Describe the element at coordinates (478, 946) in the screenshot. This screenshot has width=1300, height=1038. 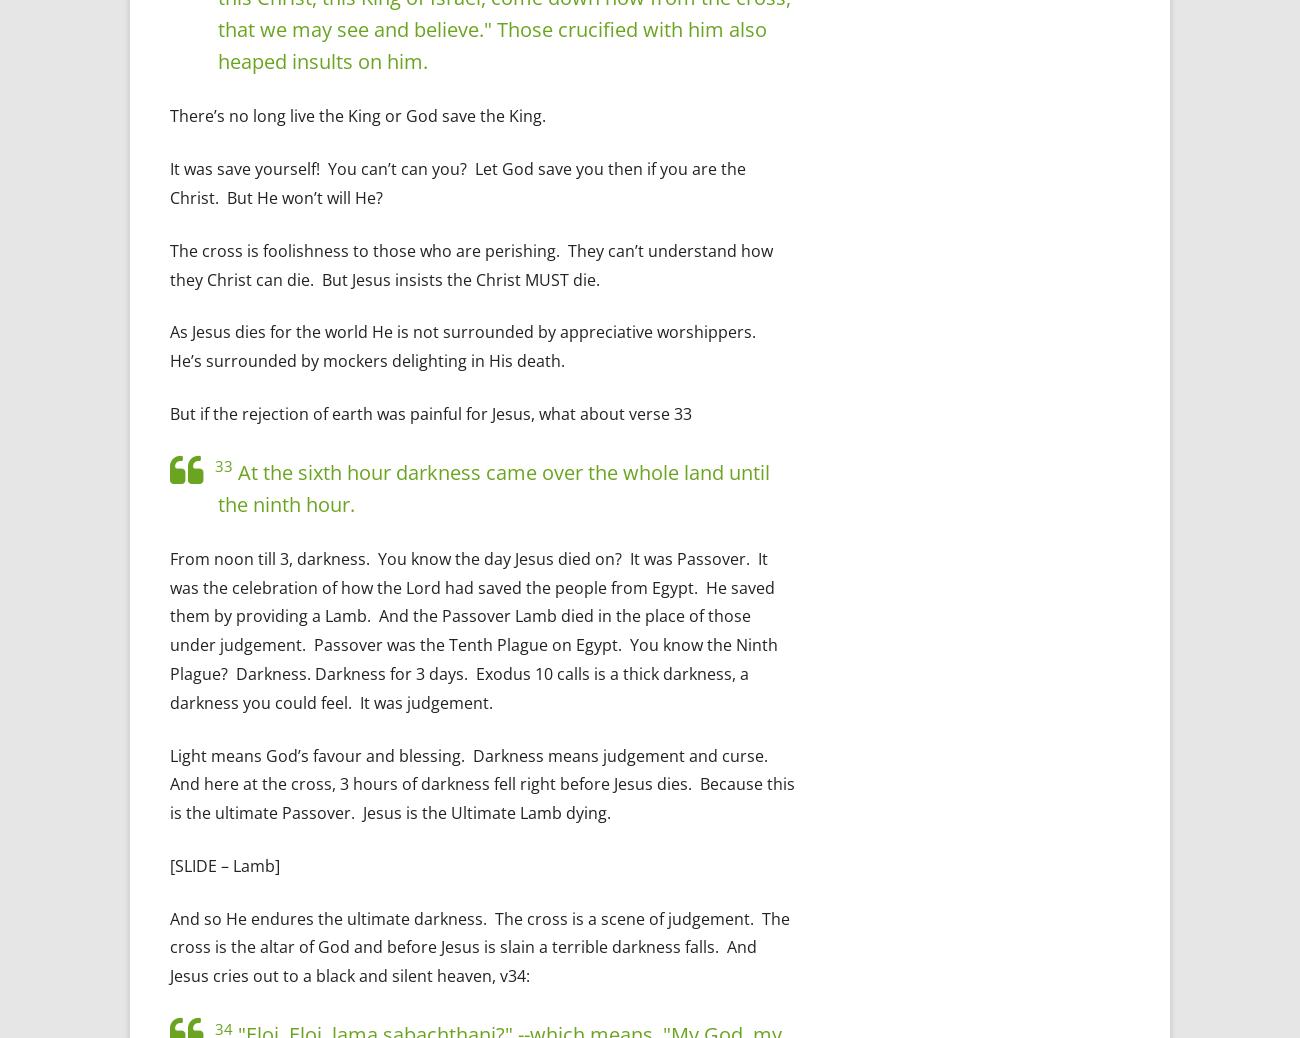
I see `'And so He endures the ultimate darkness.  The cross is a scene of judgement.  The cross is the altar of God and before Jesus is slain a terrible darkness falls.  And Jesus cries out to a black and silent heaven, v34:'` at that location.